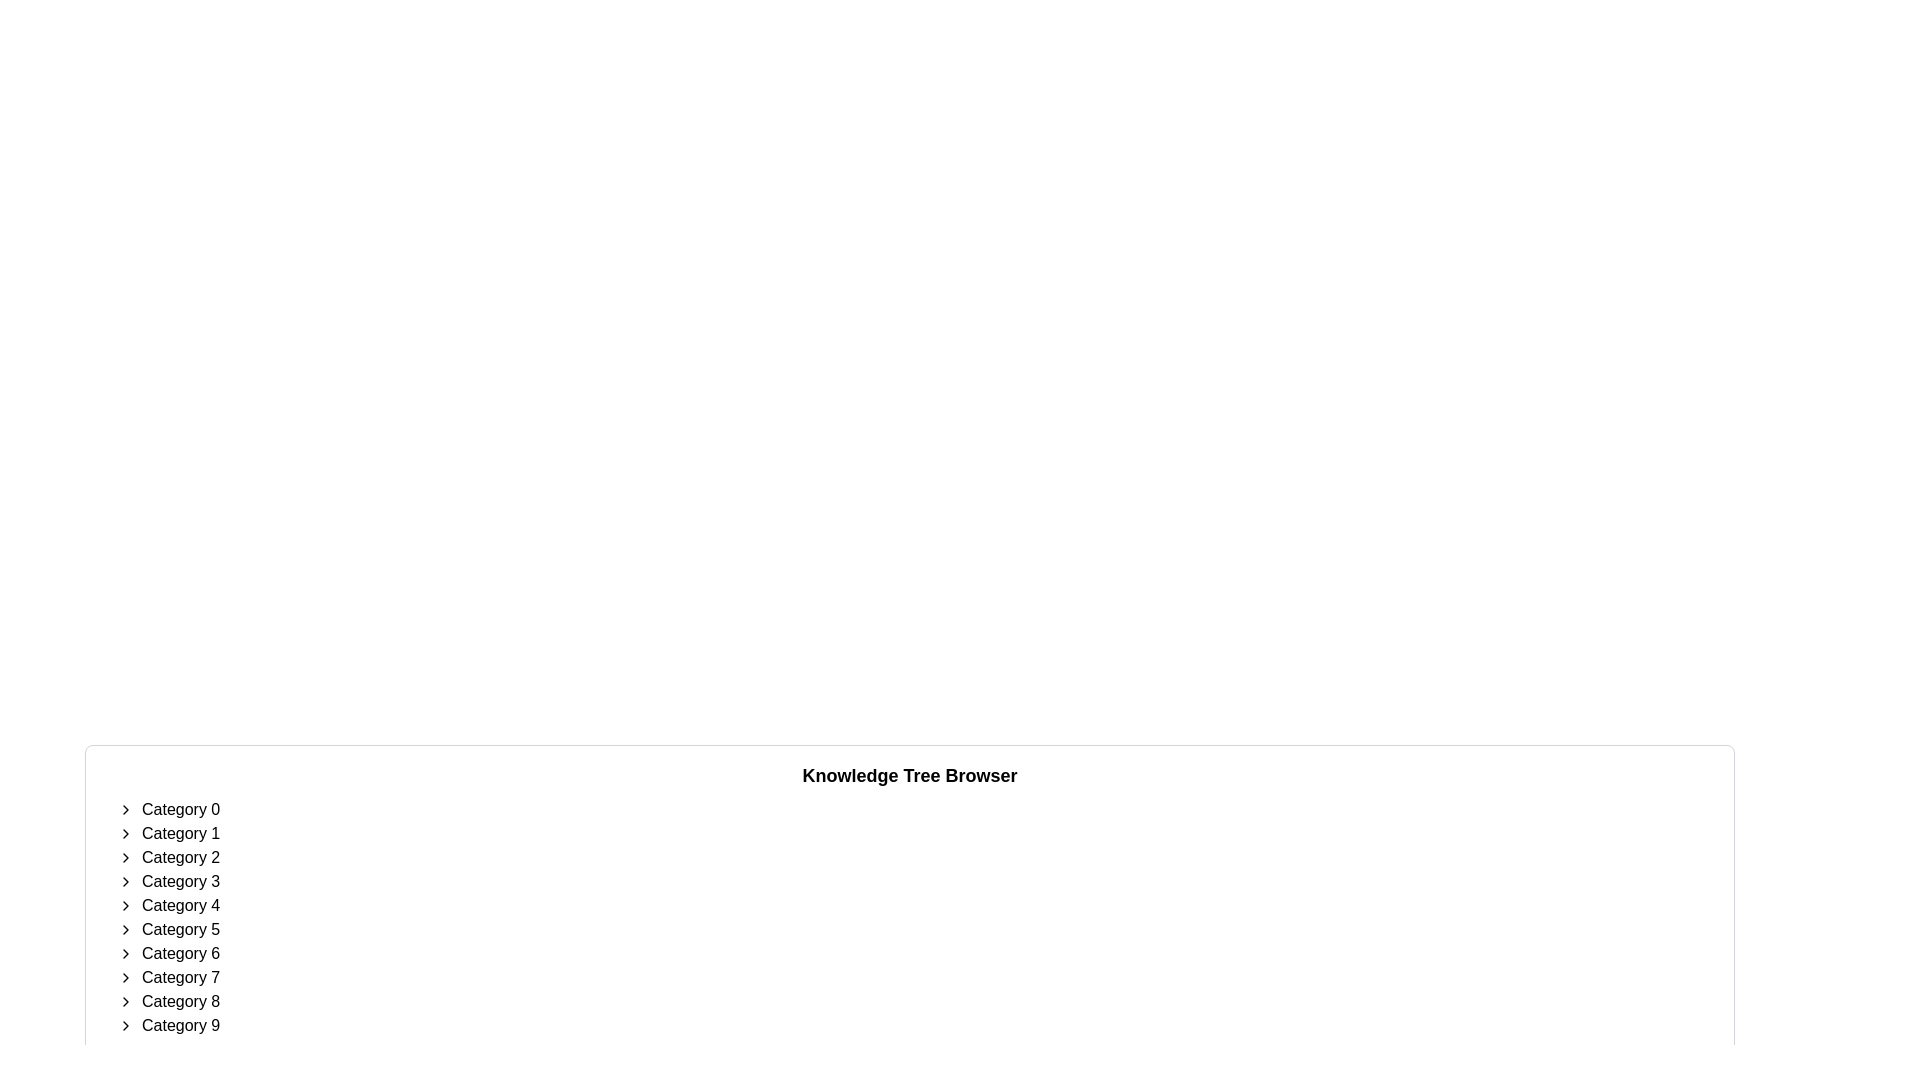  What do you see at coordinates (124, 977) in the screenshot?
I see `the small right-pointing arrow icon located to the left of the text 'Category 7'` at bounding box center [124, 977].